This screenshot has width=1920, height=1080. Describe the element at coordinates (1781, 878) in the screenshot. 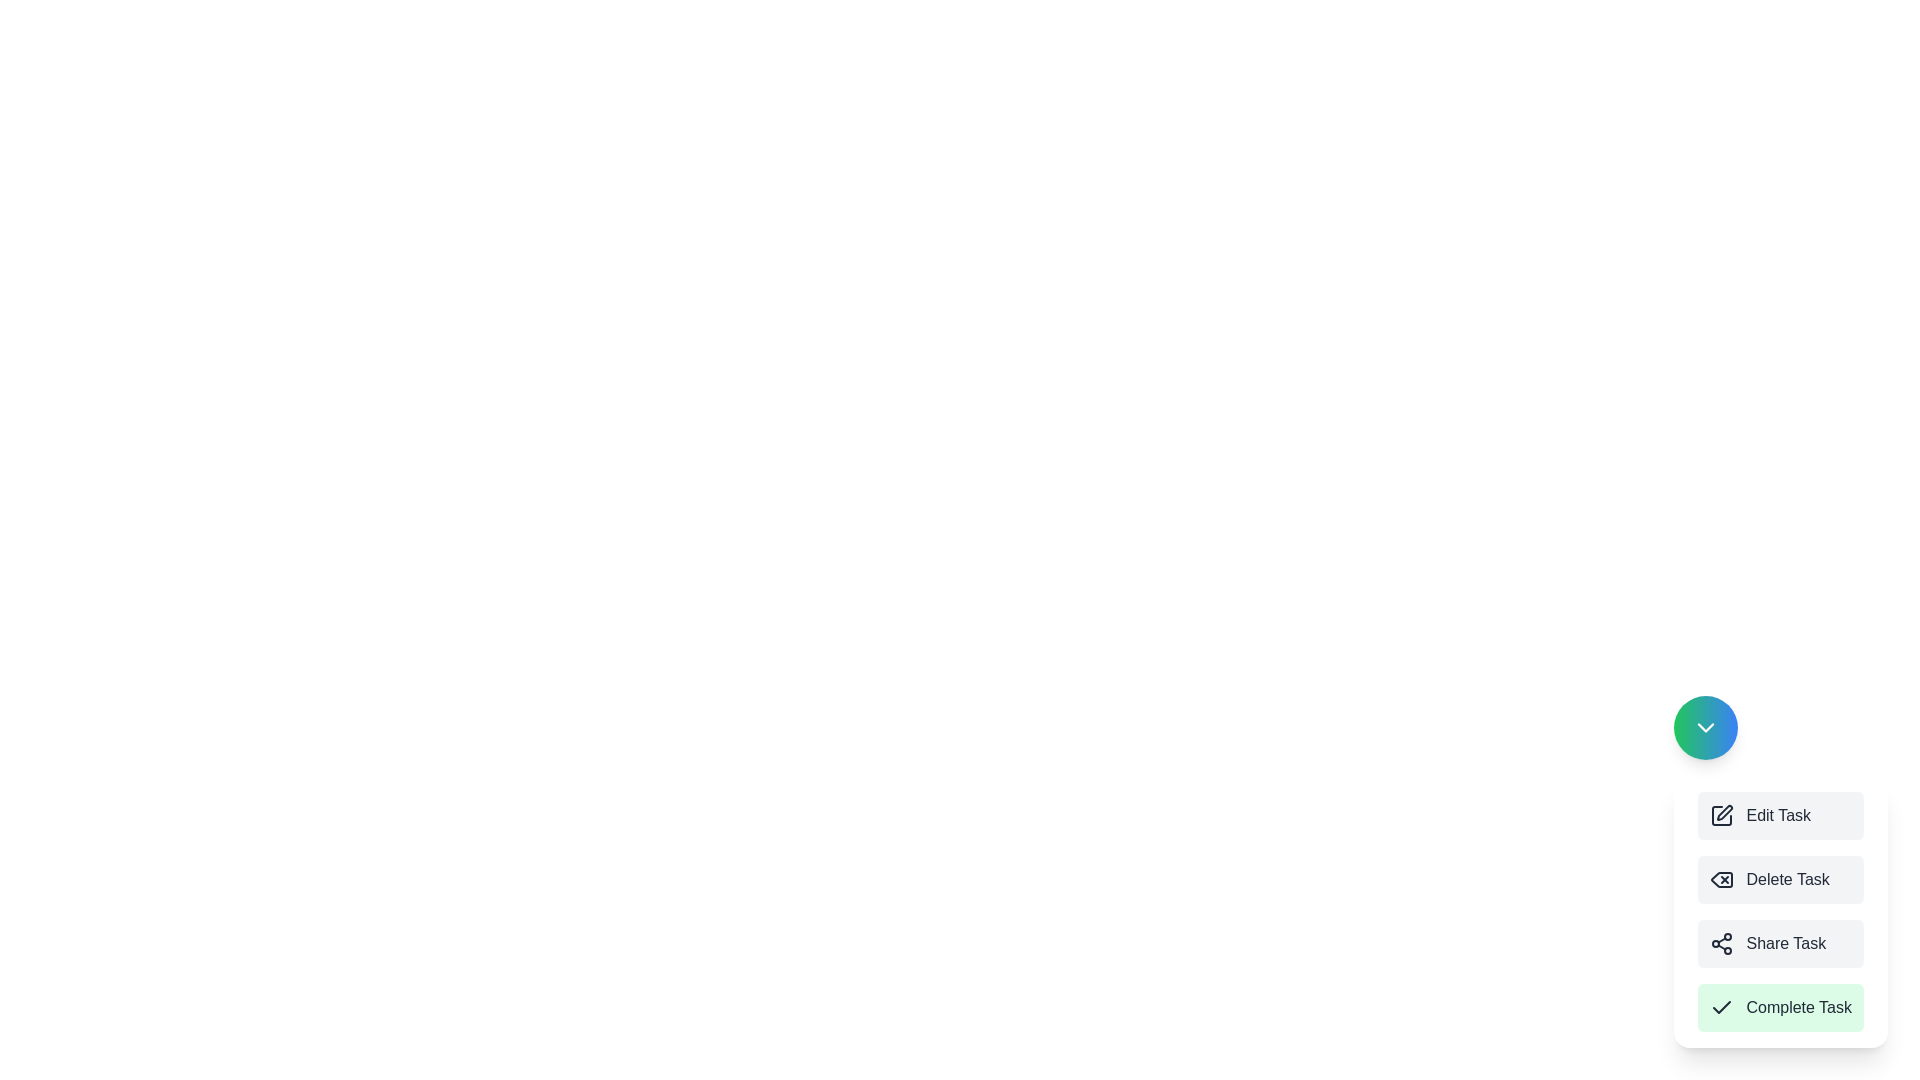

I see `the button labeled Delete Task to observe the hover effect` at that location.